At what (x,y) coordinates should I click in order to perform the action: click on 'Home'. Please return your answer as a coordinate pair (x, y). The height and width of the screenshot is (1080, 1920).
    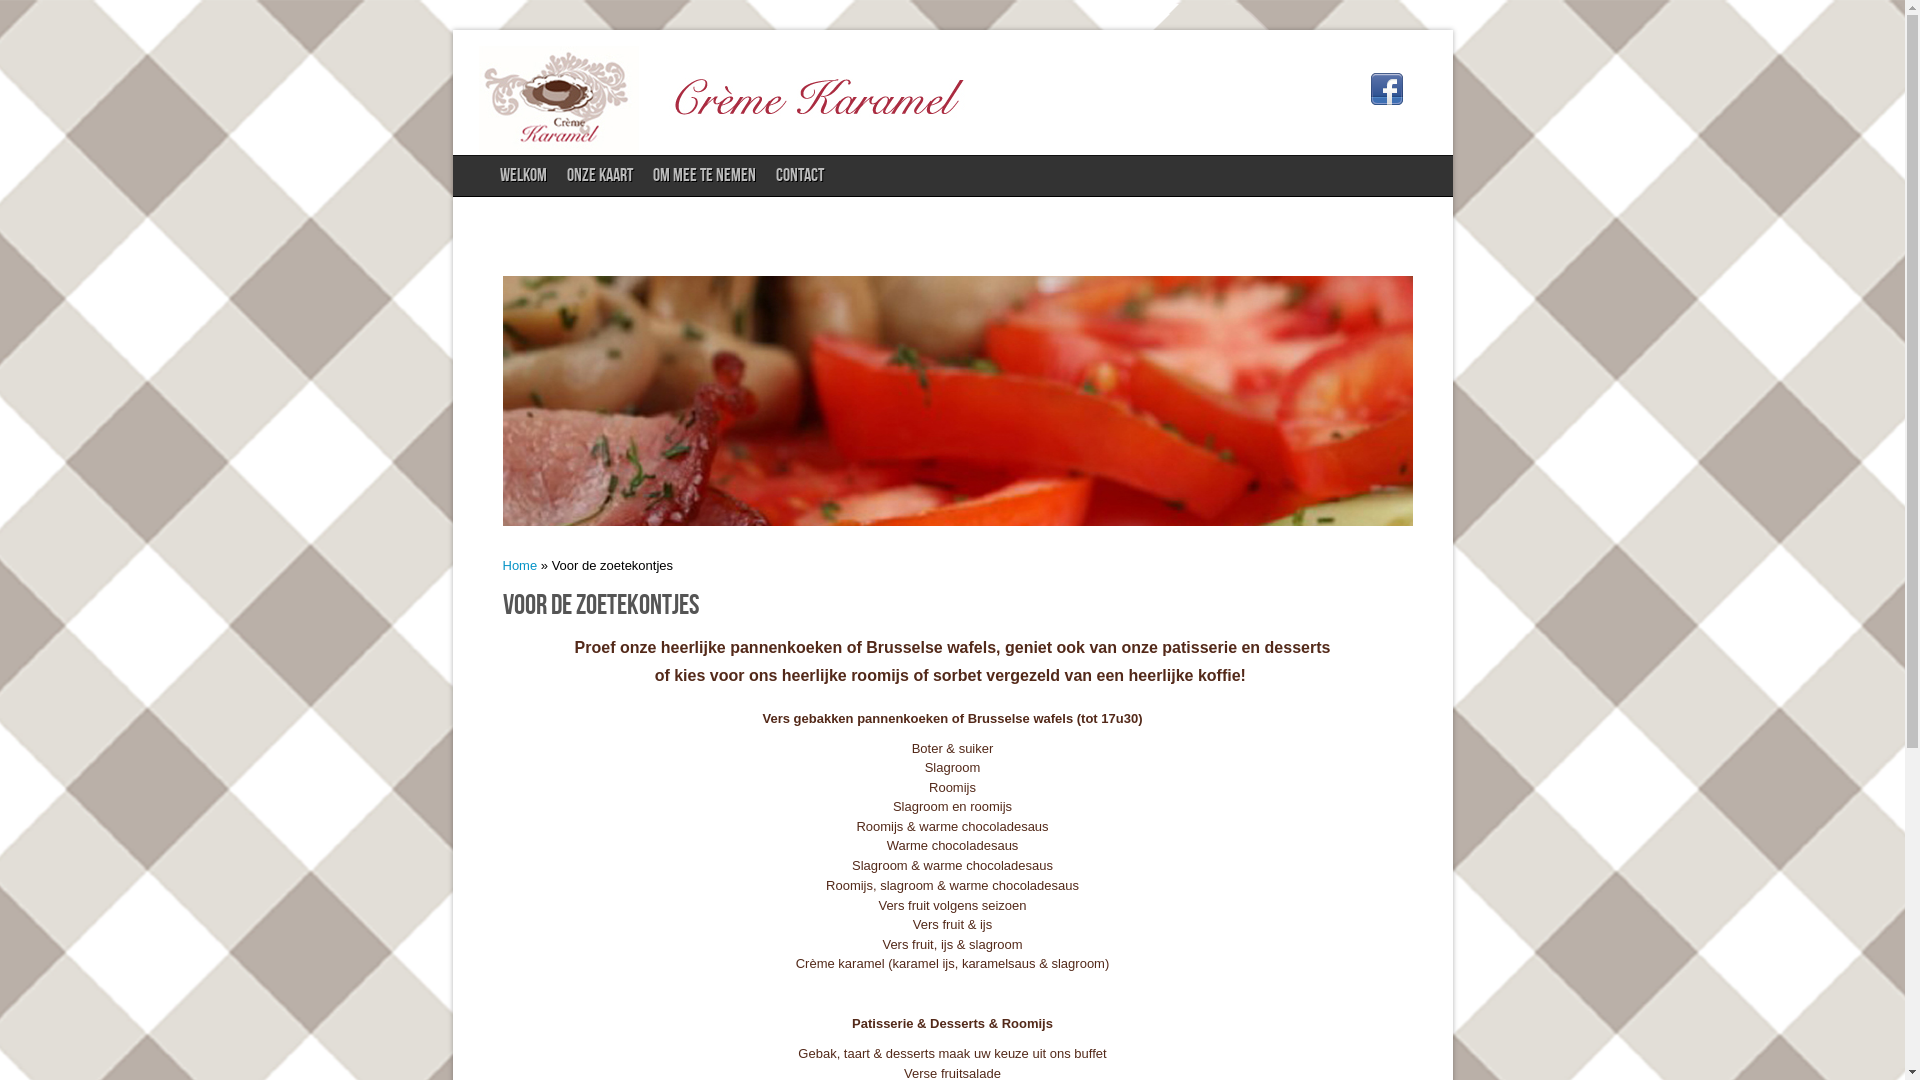
    Looking at the image, I should click on (519, 565).